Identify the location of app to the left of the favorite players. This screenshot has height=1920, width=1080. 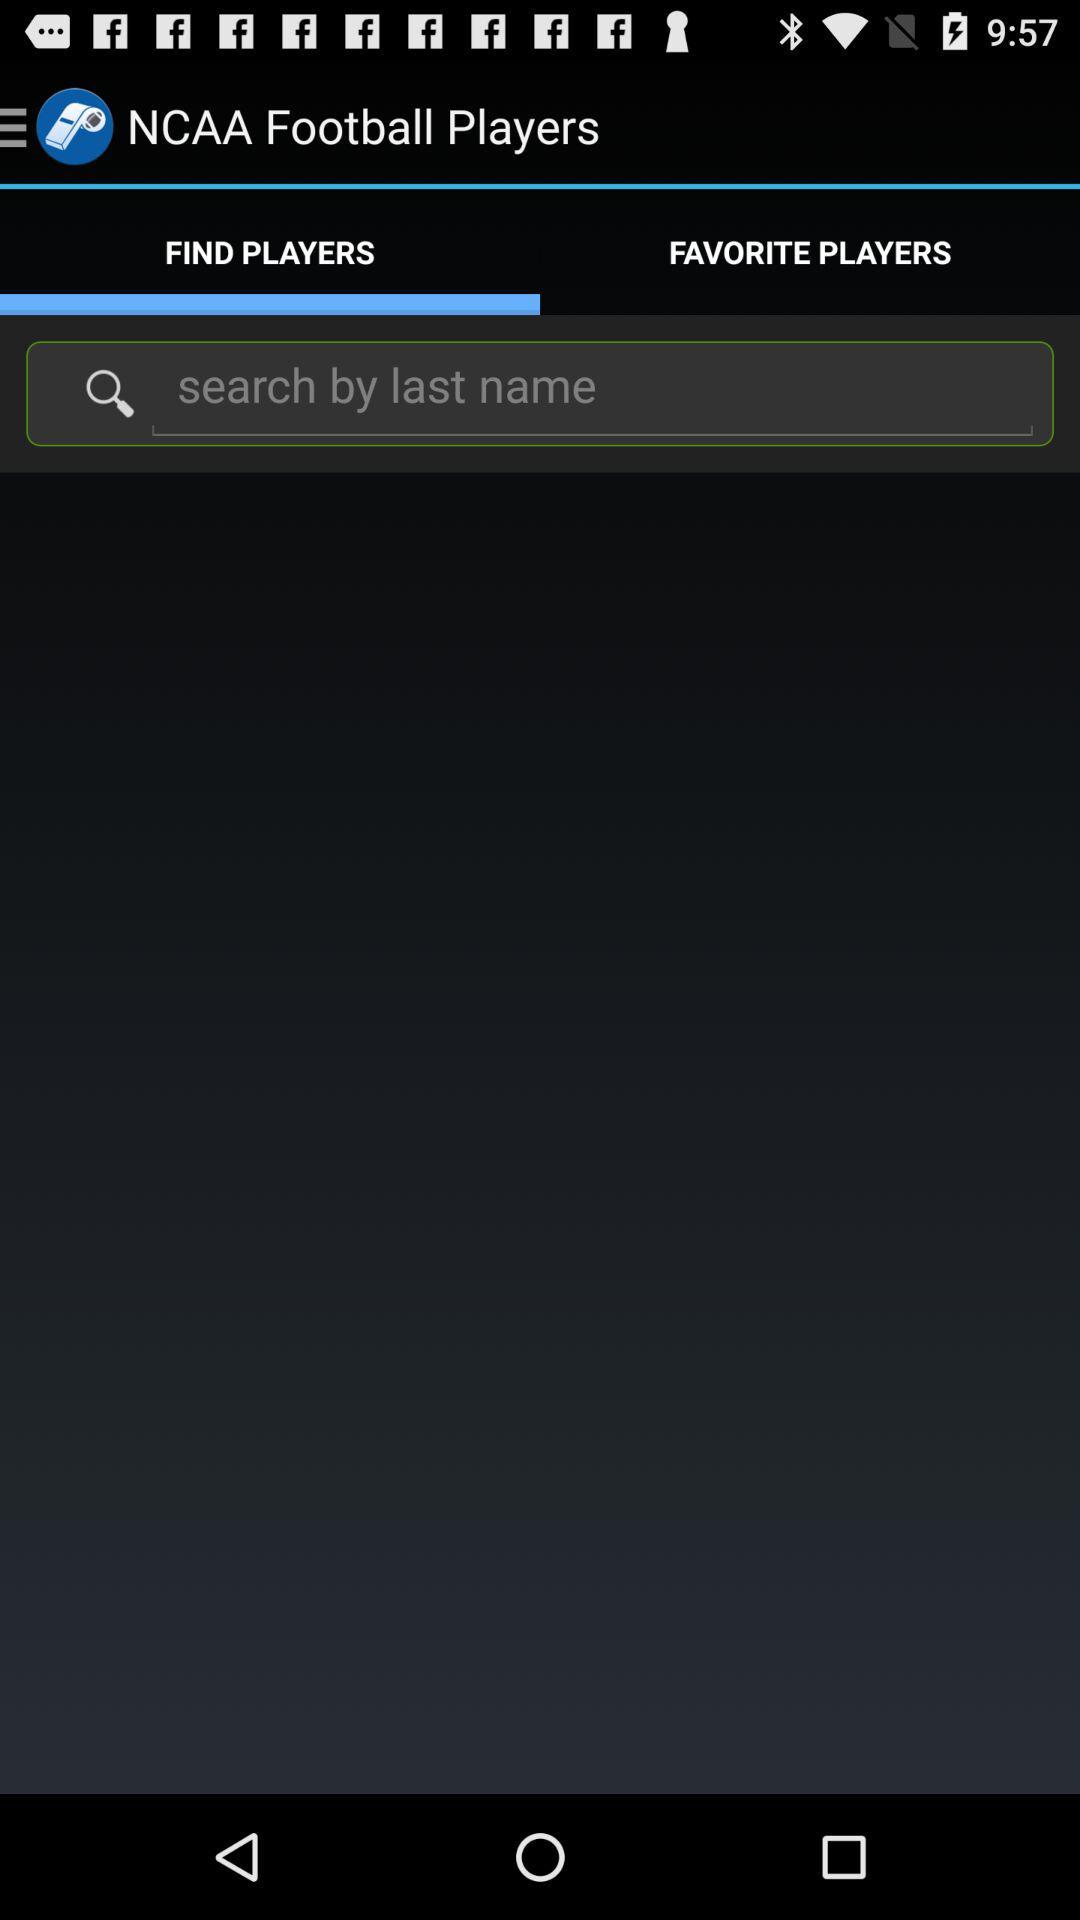
(270, 251).